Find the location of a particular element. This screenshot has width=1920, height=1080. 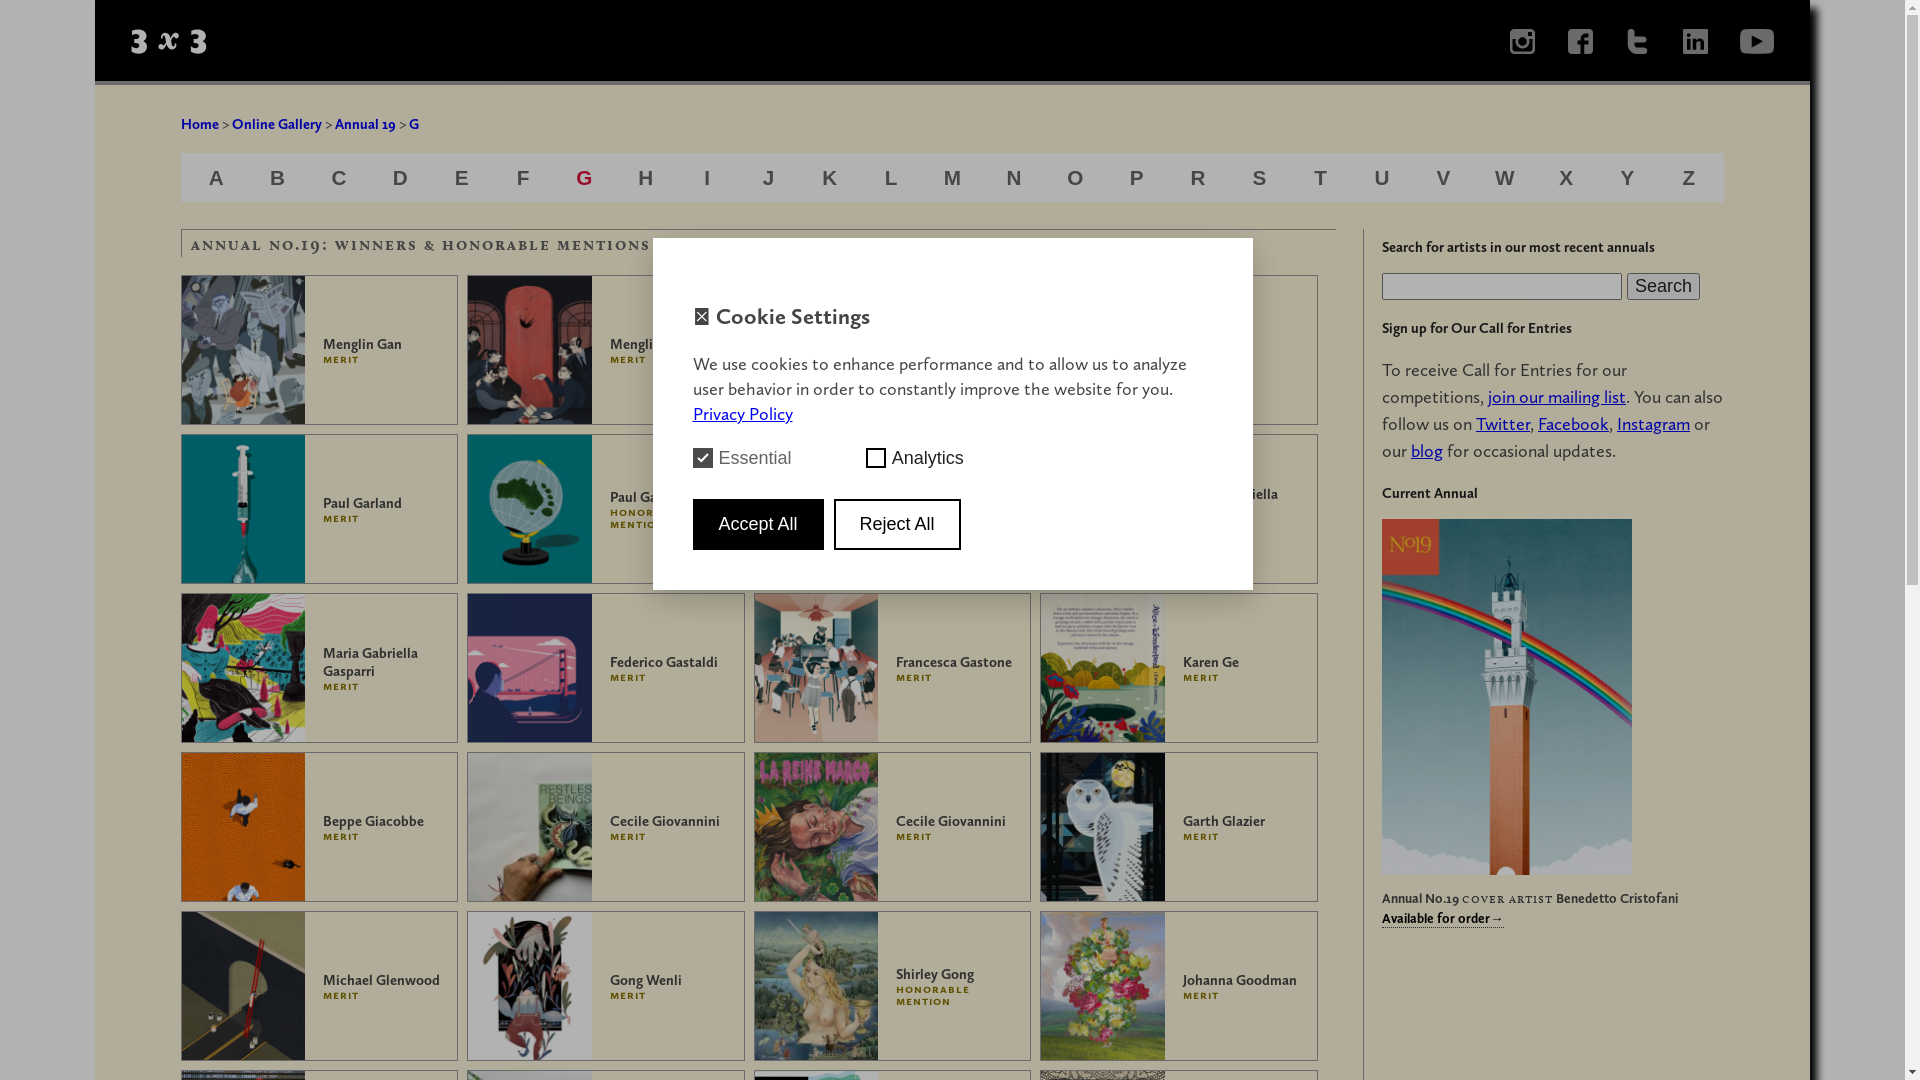

'T' is located at coordinates (1320, 176).